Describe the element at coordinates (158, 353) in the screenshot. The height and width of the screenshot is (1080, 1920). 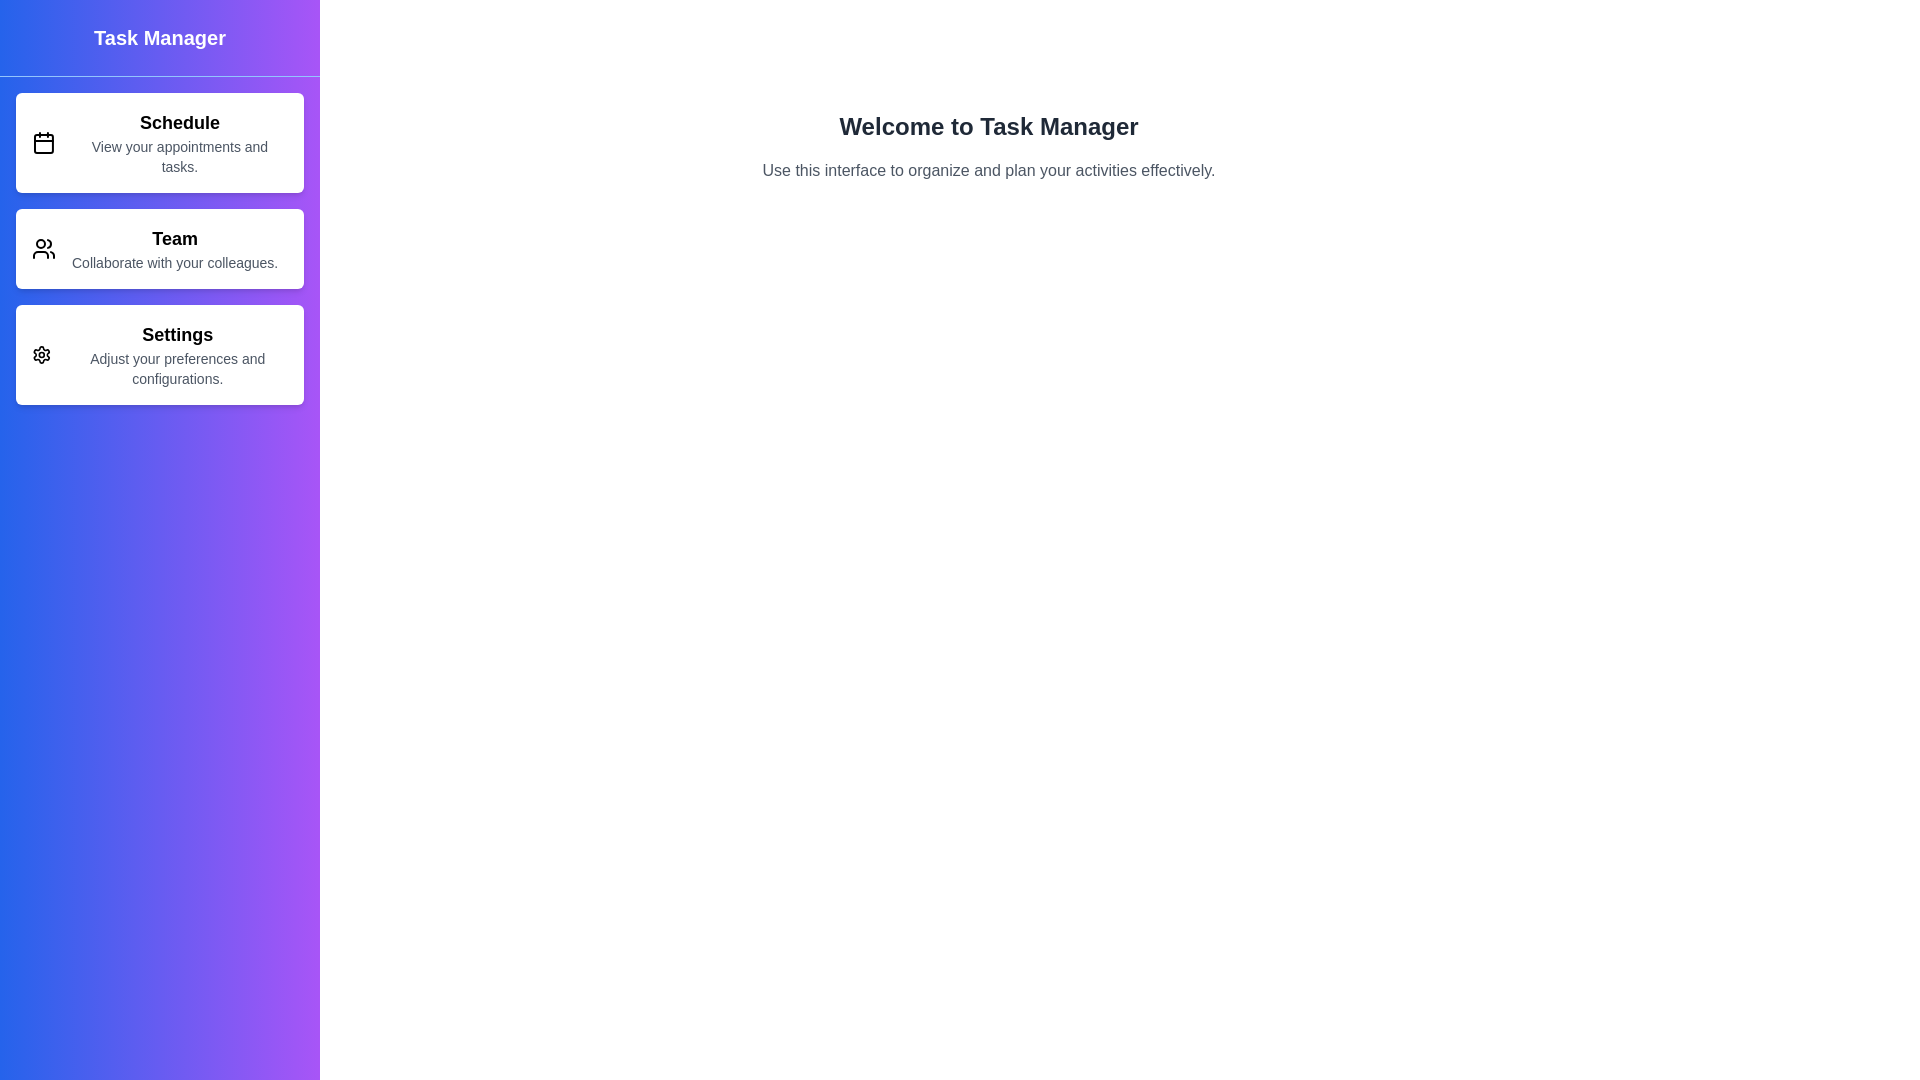
I see `the element with menu_item_settings to observe visual changes or tooltips` at that location.